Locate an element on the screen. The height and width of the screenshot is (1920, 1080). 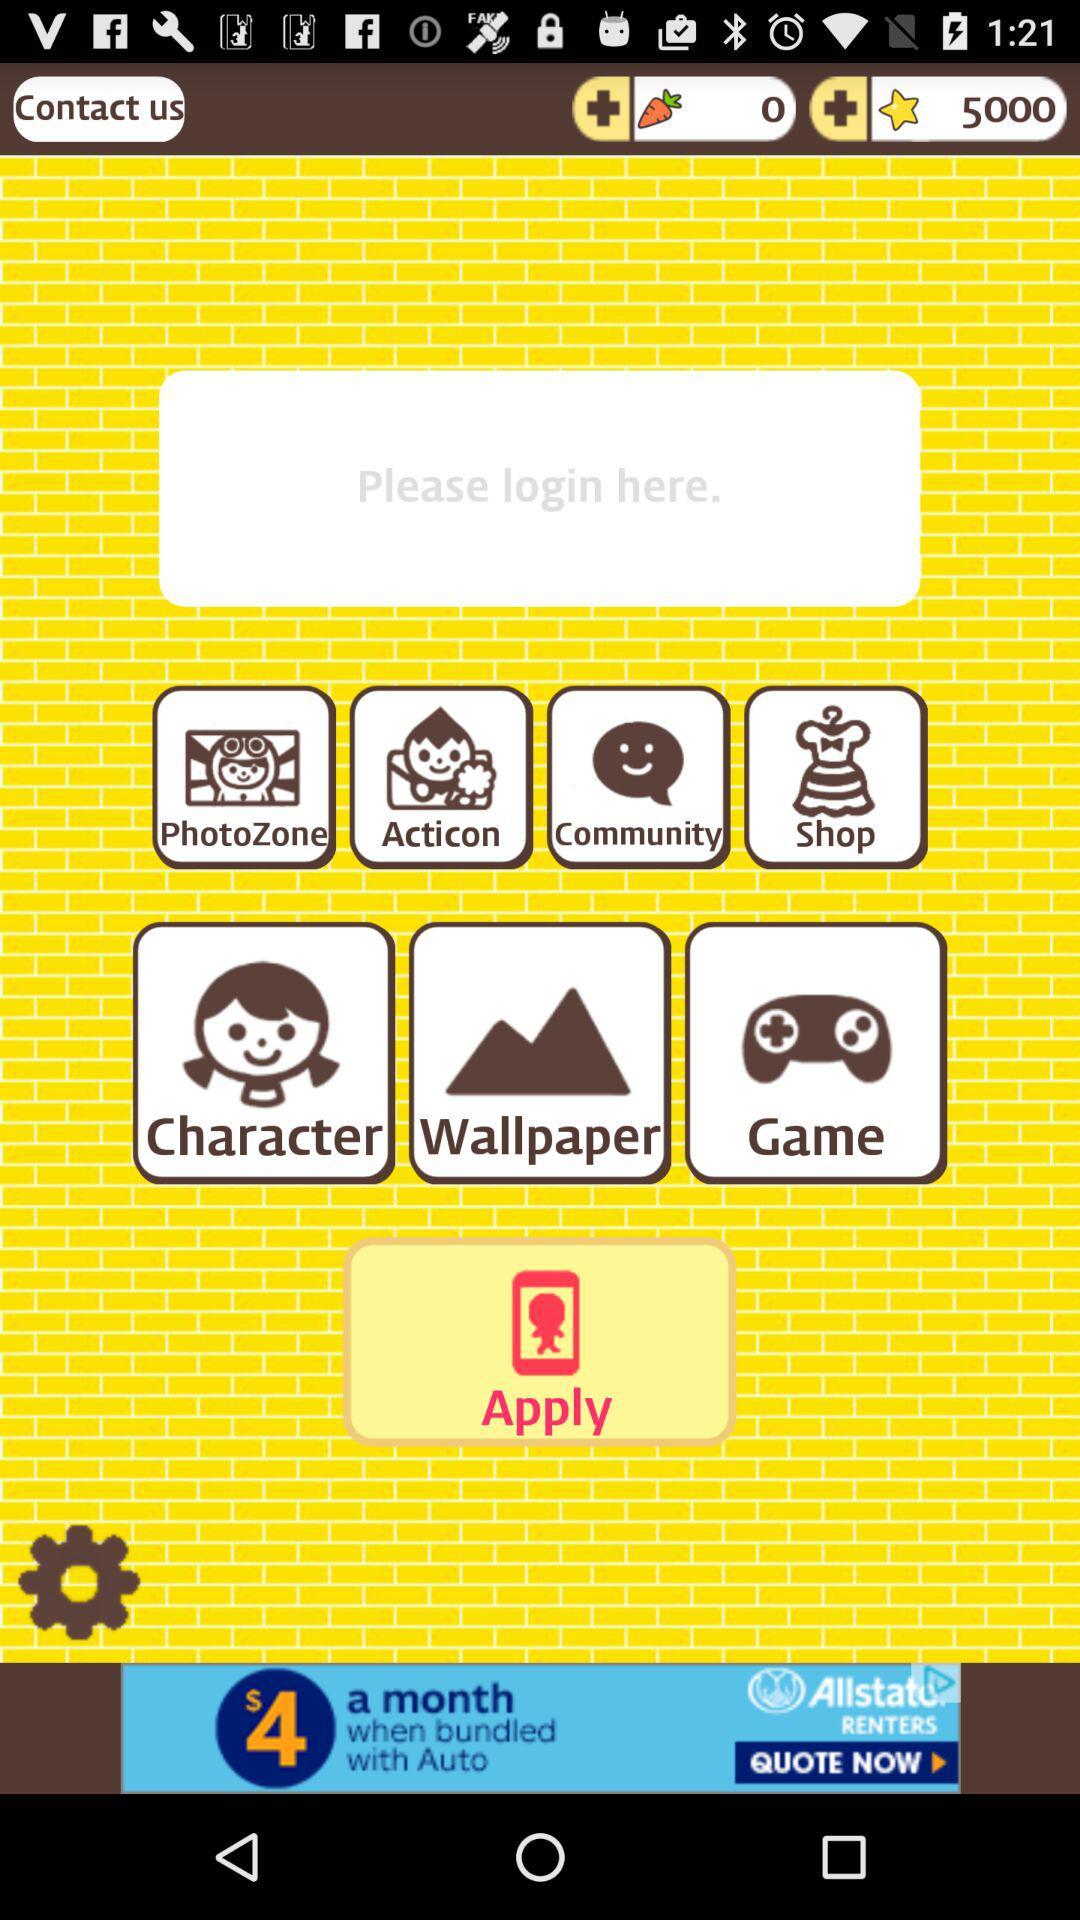
community is located at coordinates (637, 775).